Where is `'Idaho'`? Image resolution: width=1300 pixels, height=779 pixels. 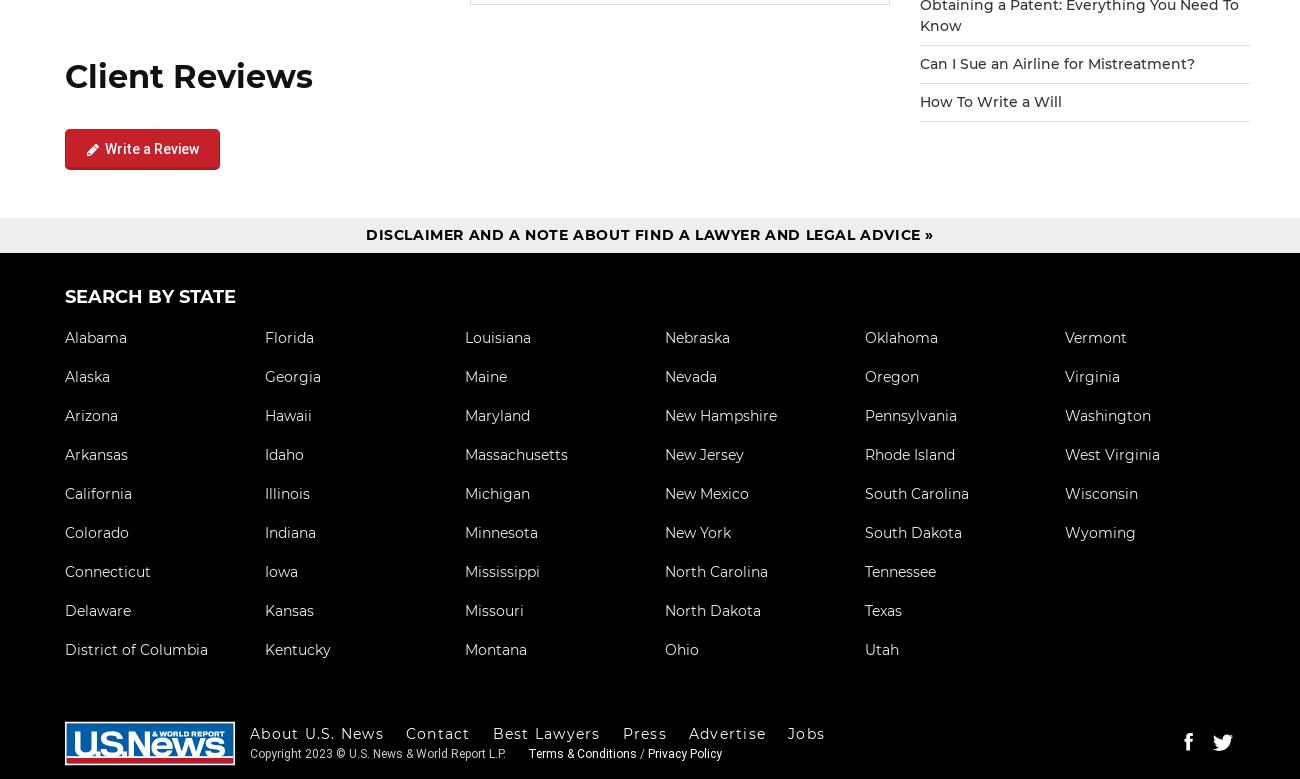
'Idaho' is located at coordinates (284, 453).